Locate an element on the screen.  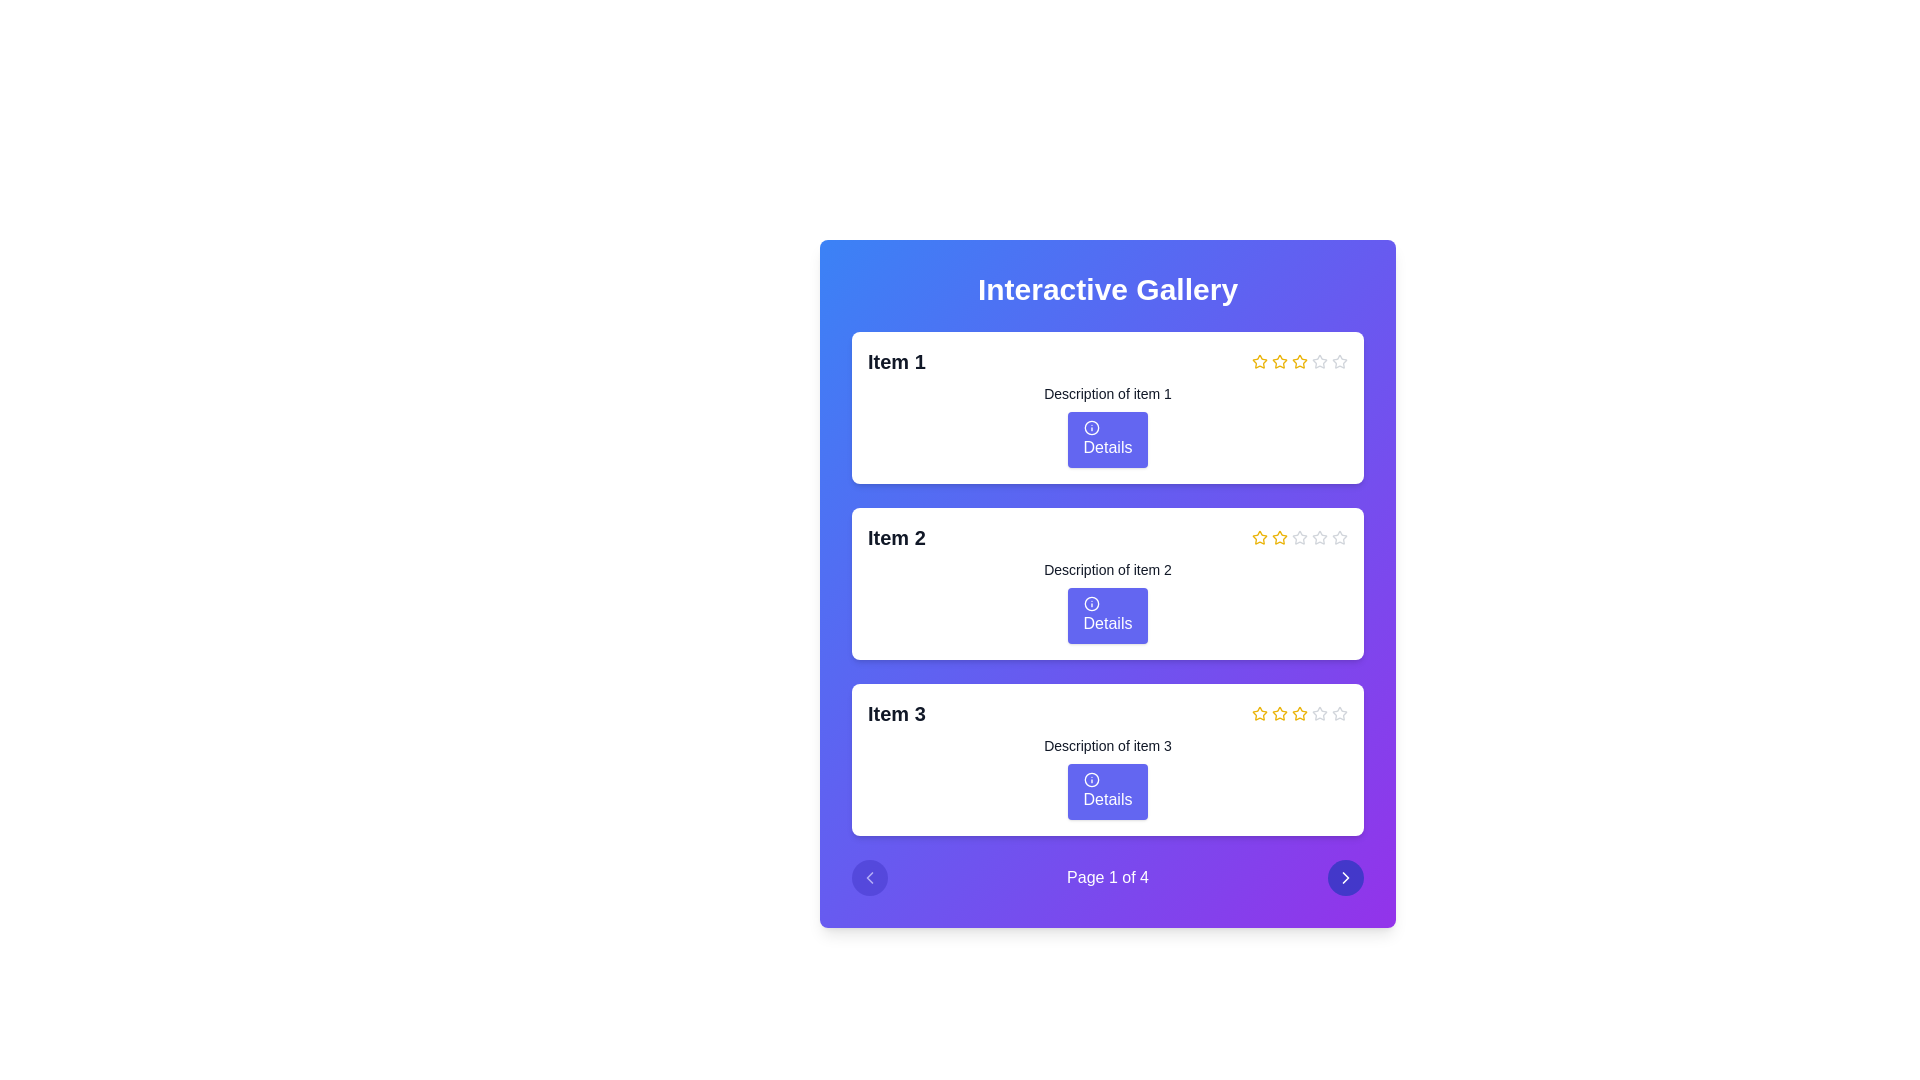
the informational text label for 'Item 1', which is located below the 'Item 1' headline and above the 'Details' button is located at coordinates (1107, 393).